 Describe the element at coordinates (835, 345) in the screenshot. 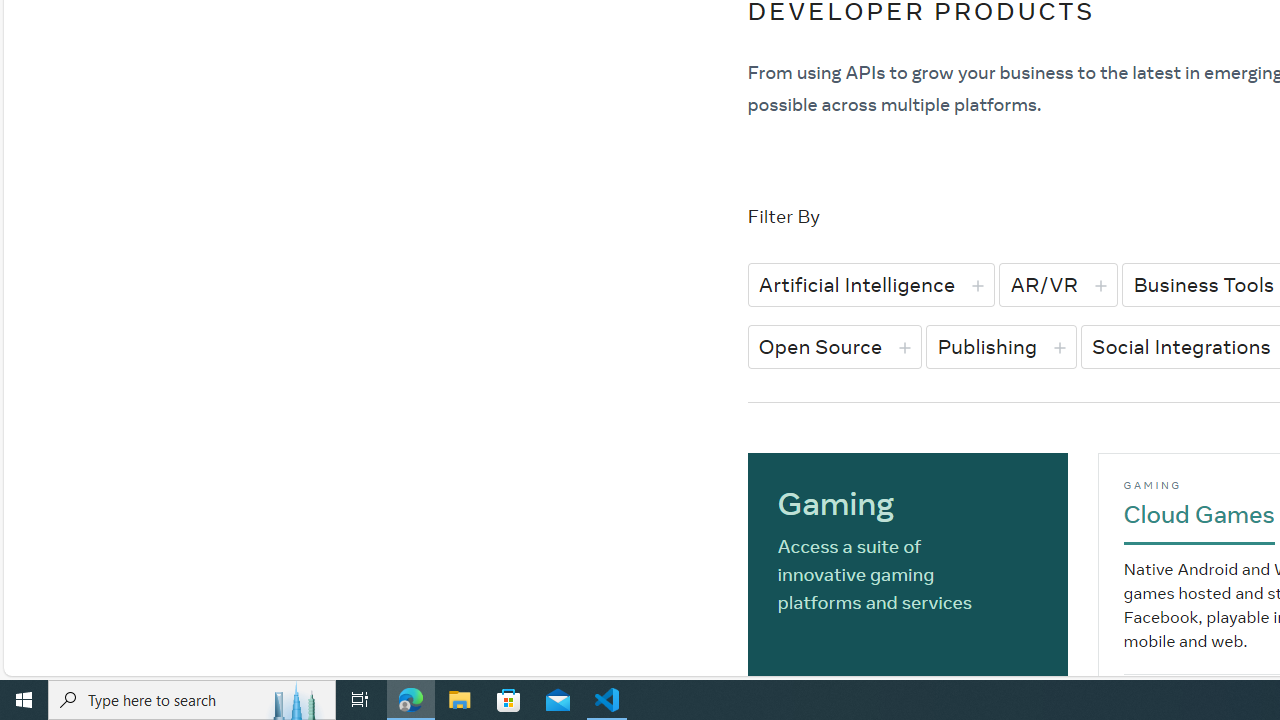

I see `'Open Source'` at that location.